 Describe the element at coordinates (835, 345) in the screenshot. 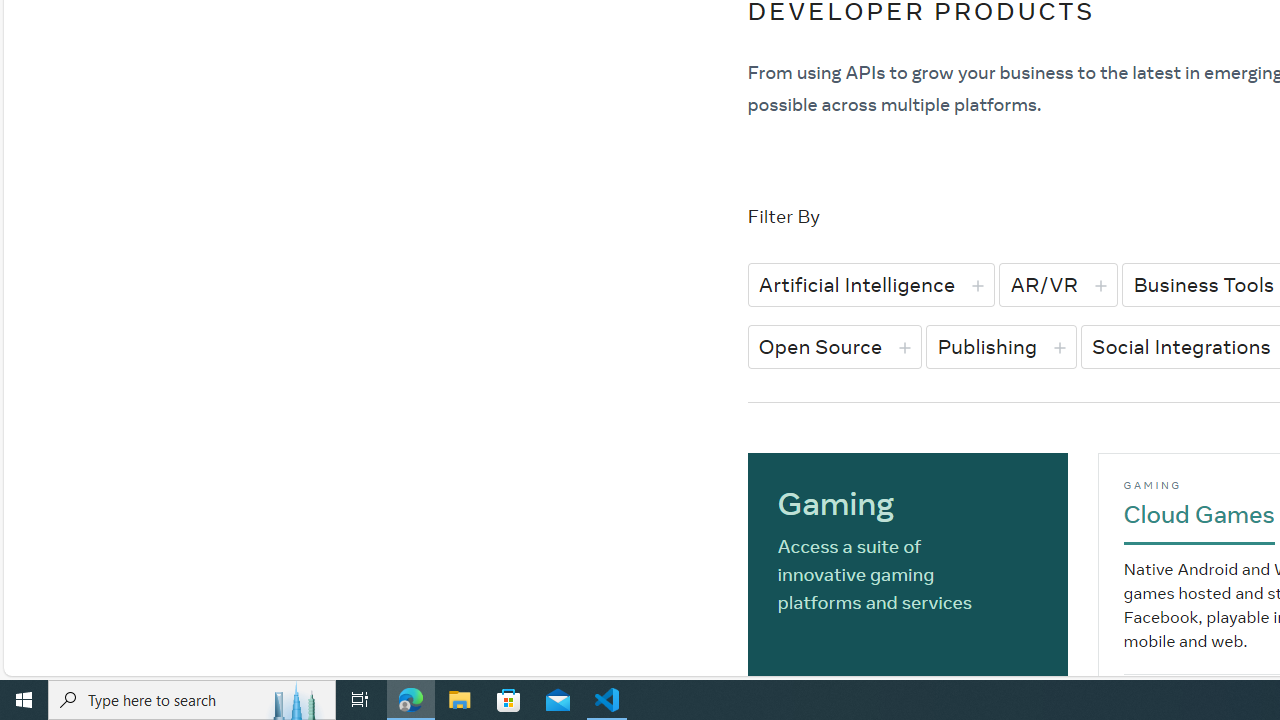

I see `'Open Source'` at that location.